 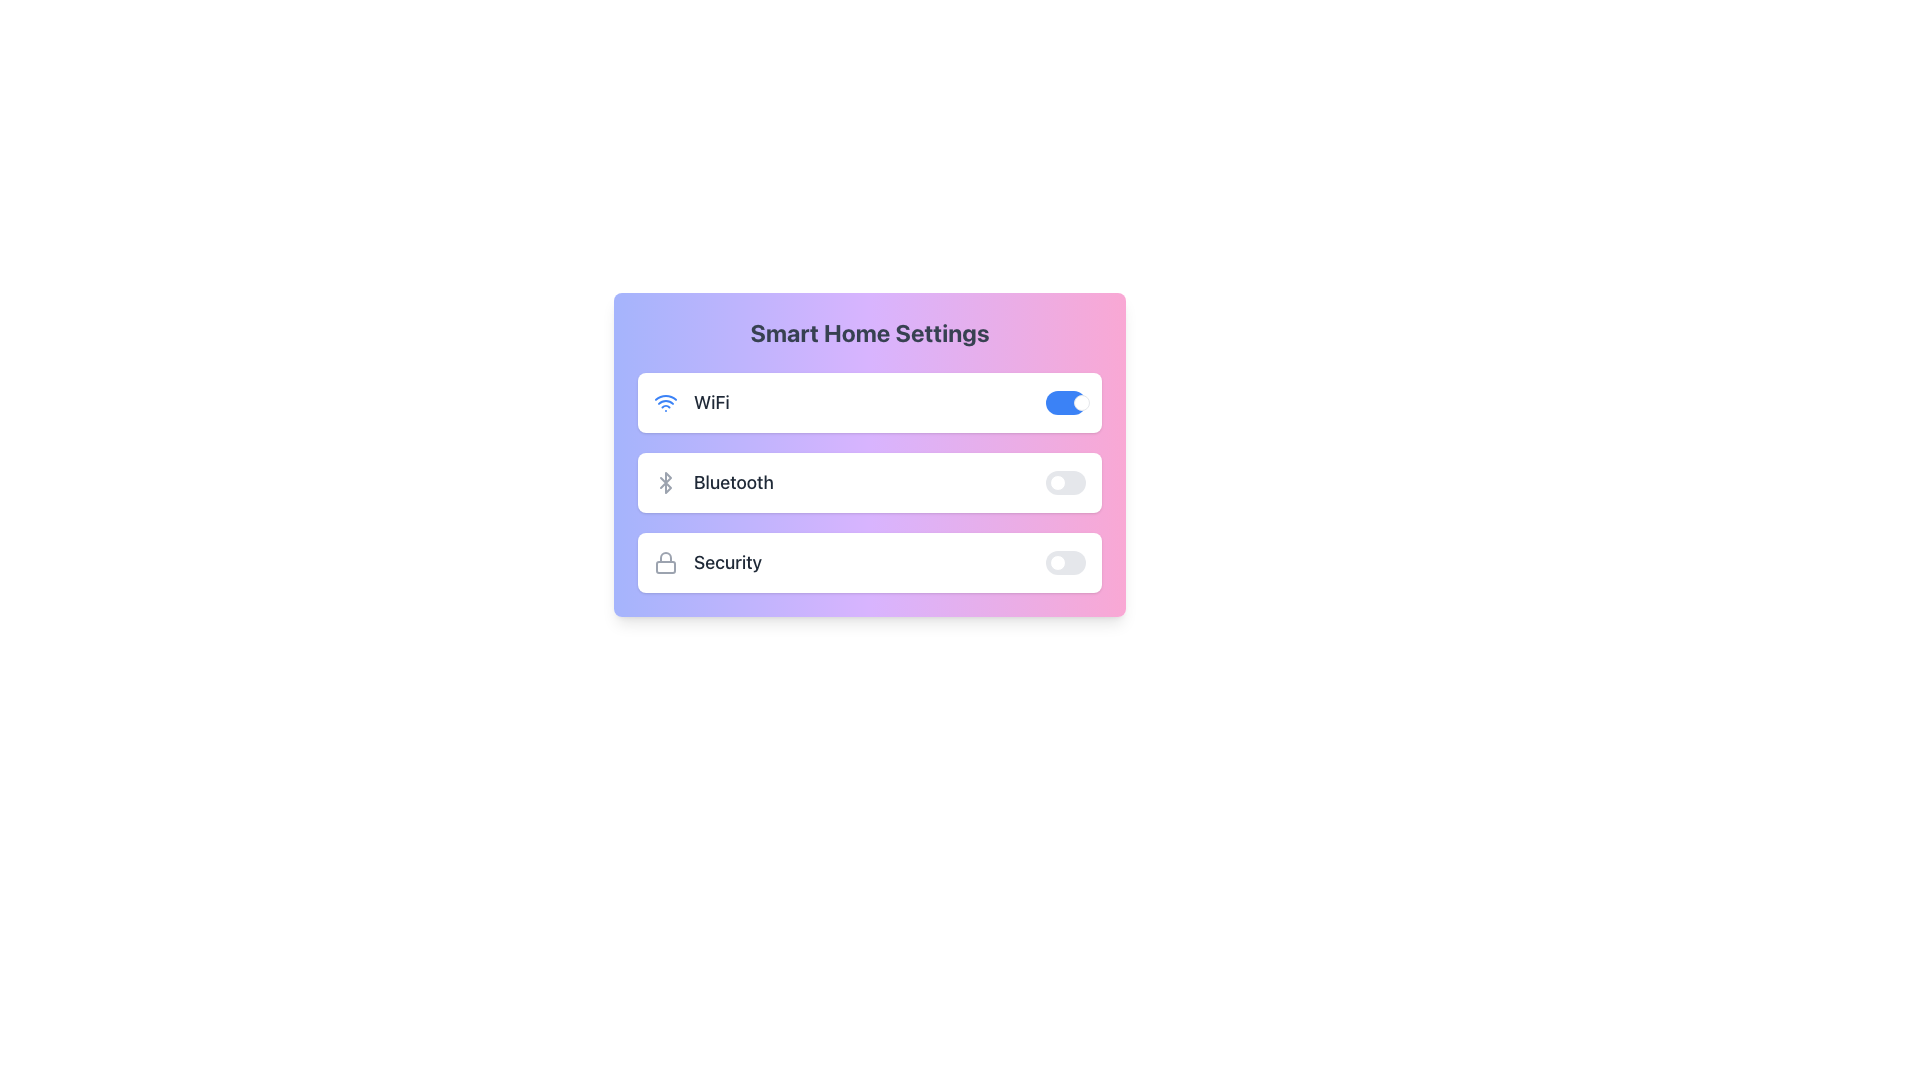 I want to click on the circular knob of the toggle switch located, so click(x=1080, y=402).